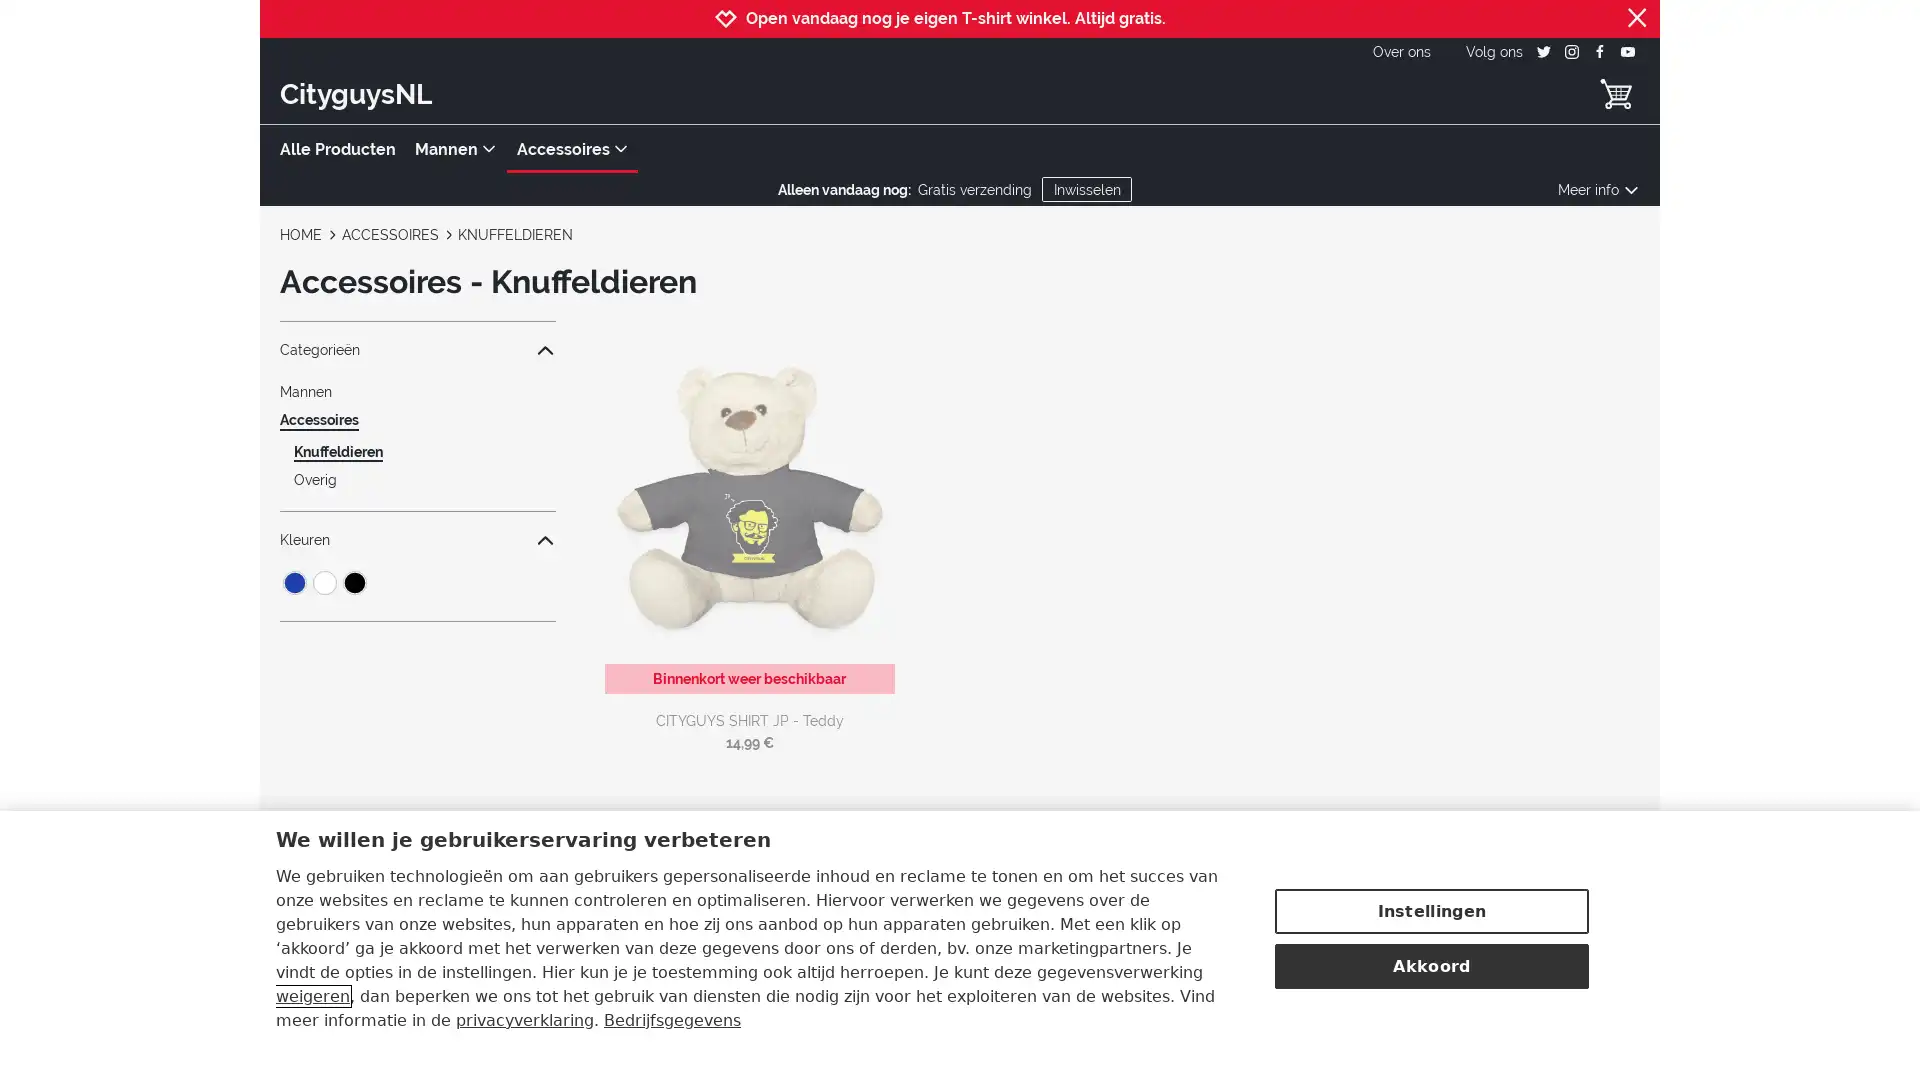  What do you see at coordinates (416, 349) in the screenshot?
I see `Categorieen` at bounding box center [416, 349].